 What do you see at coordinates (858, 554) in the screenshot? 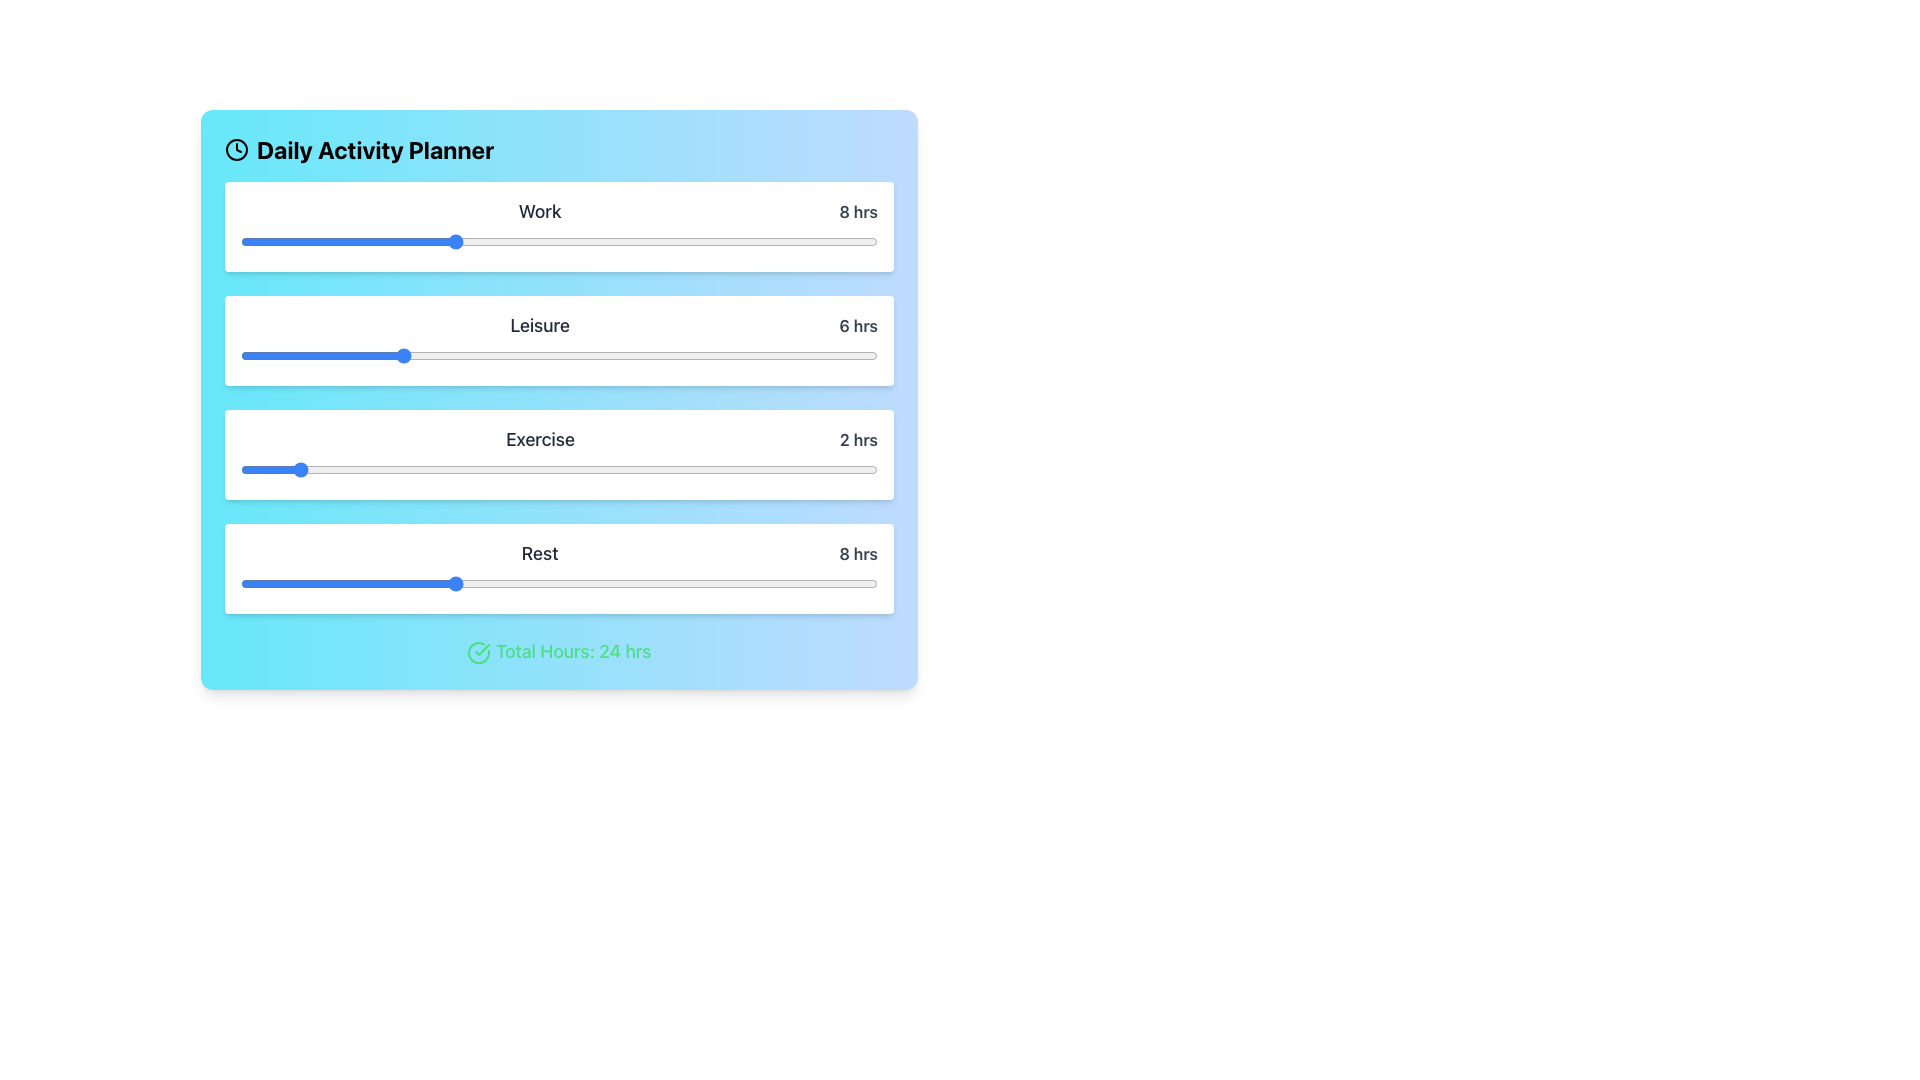
I see `the Label displaying '8 hrs' in bold gray font, located at the right end of the 'Rest' row in the 'Daily Activity Planner' interface` at bounding box center [858, 554].